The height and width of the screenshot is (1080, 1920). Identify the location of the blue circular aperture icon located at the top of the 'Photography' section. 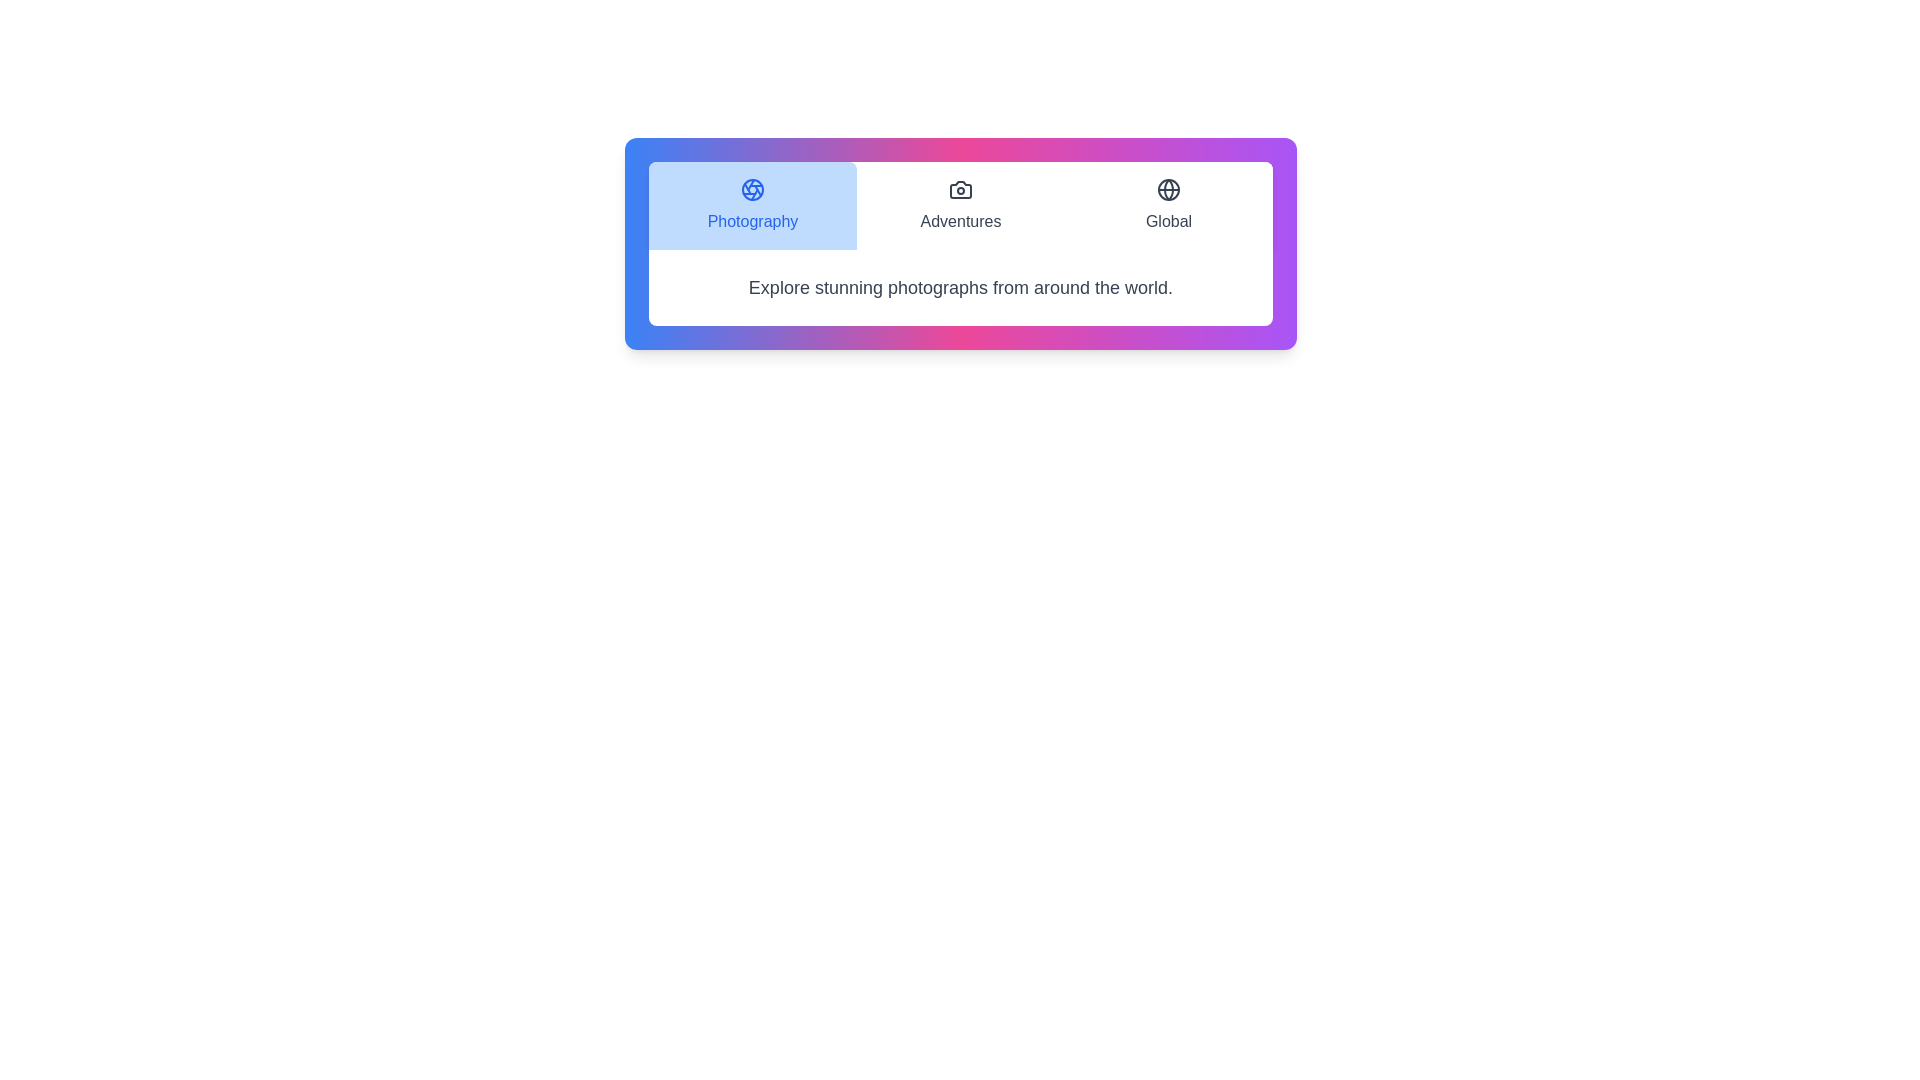
(752, 189).